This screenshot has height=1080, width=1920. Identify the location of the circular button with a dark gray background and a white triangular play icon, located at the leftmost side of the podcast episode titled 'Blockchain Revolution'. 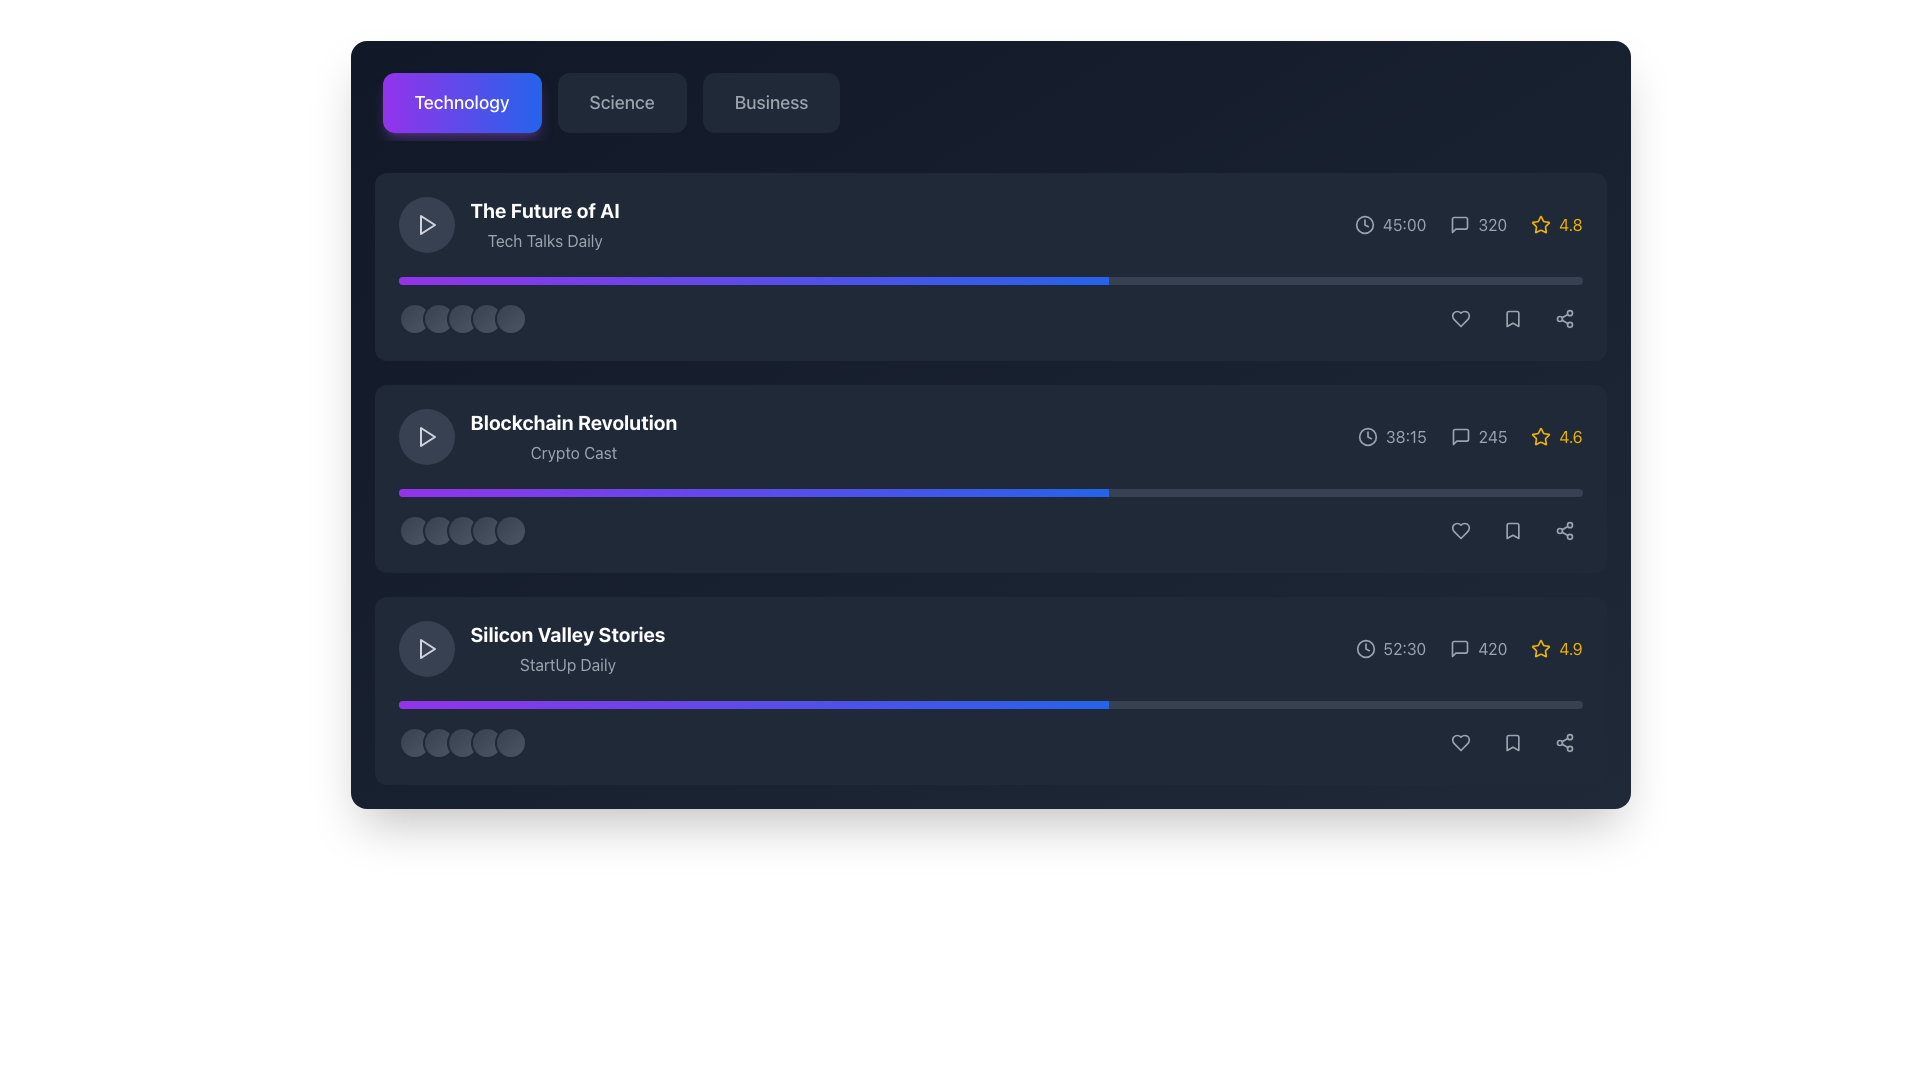
(425, 435).